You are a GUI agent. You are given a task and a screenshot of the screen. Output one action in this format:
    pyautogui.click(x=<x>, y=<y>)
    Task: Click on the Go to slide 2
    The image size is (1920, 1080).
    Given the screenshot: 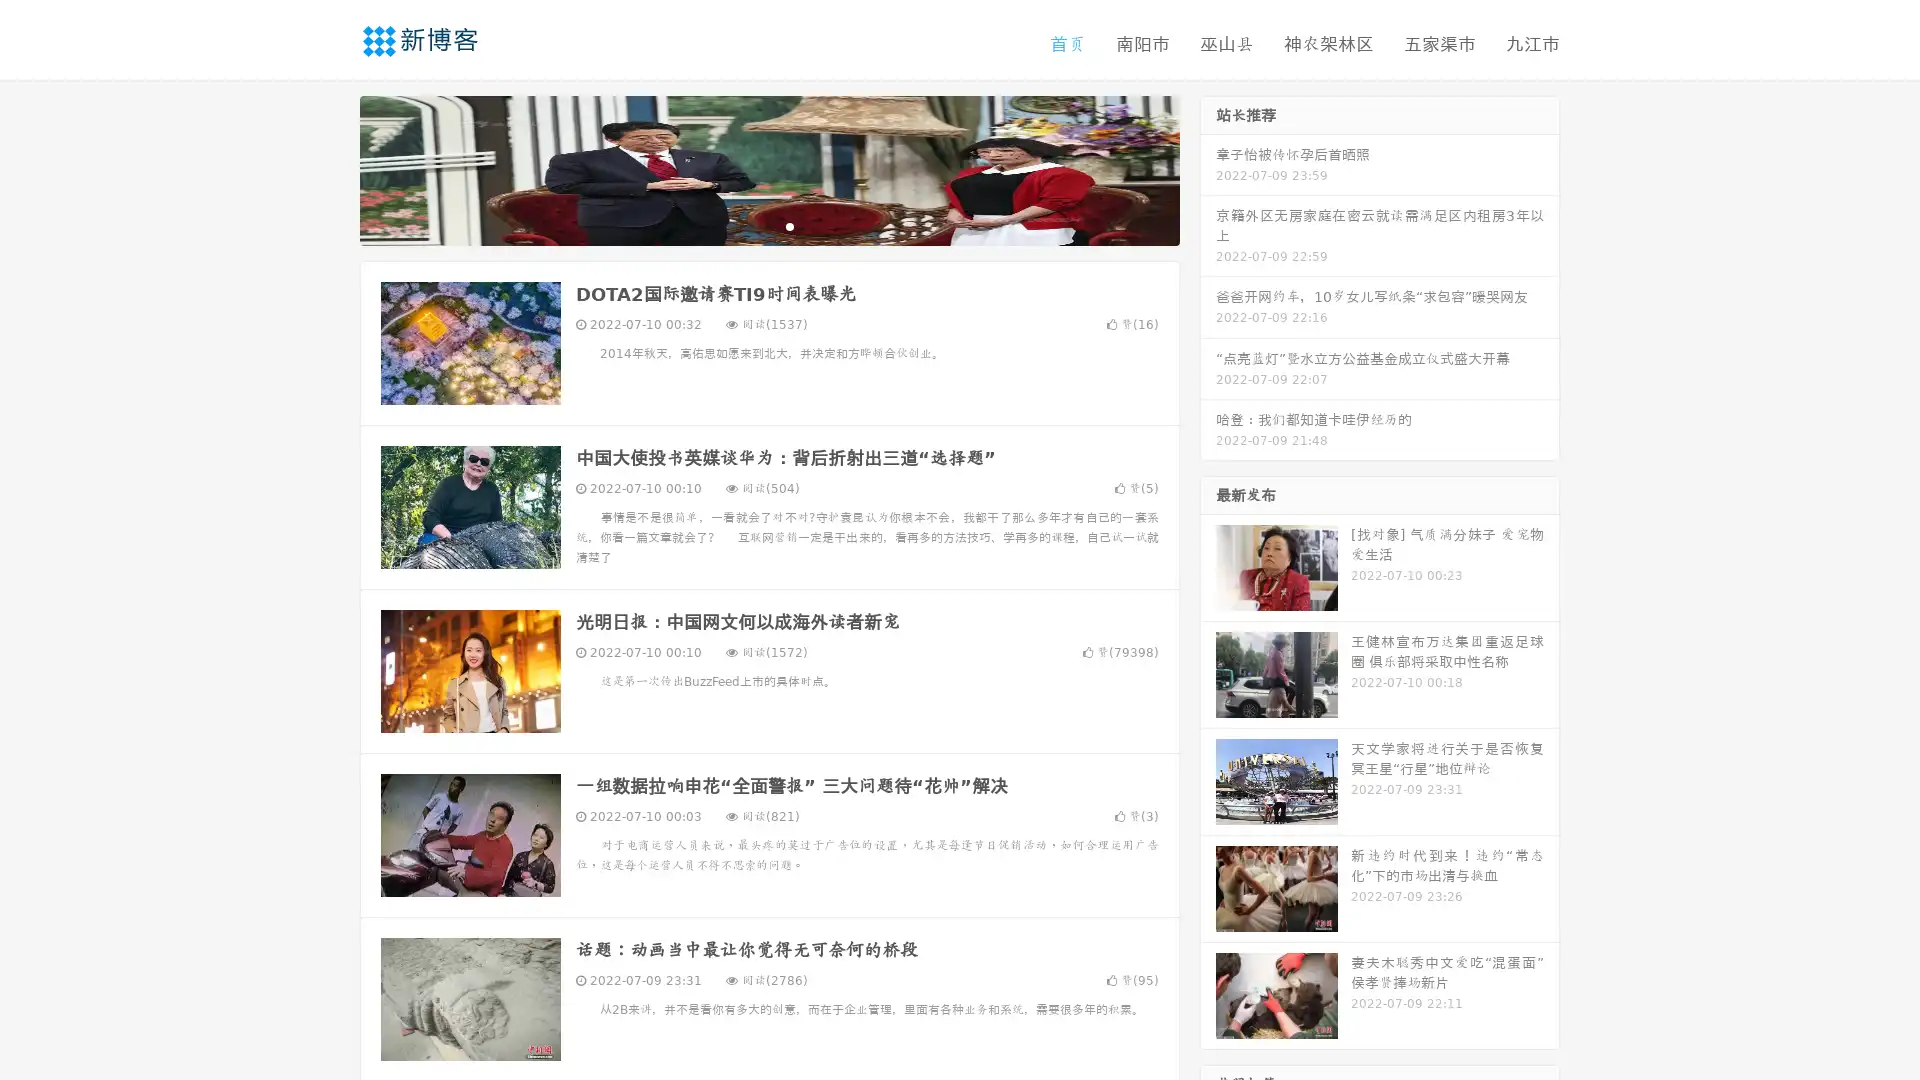 What is the action you would take?
    pyautogui.click(x=768, y=225)
    